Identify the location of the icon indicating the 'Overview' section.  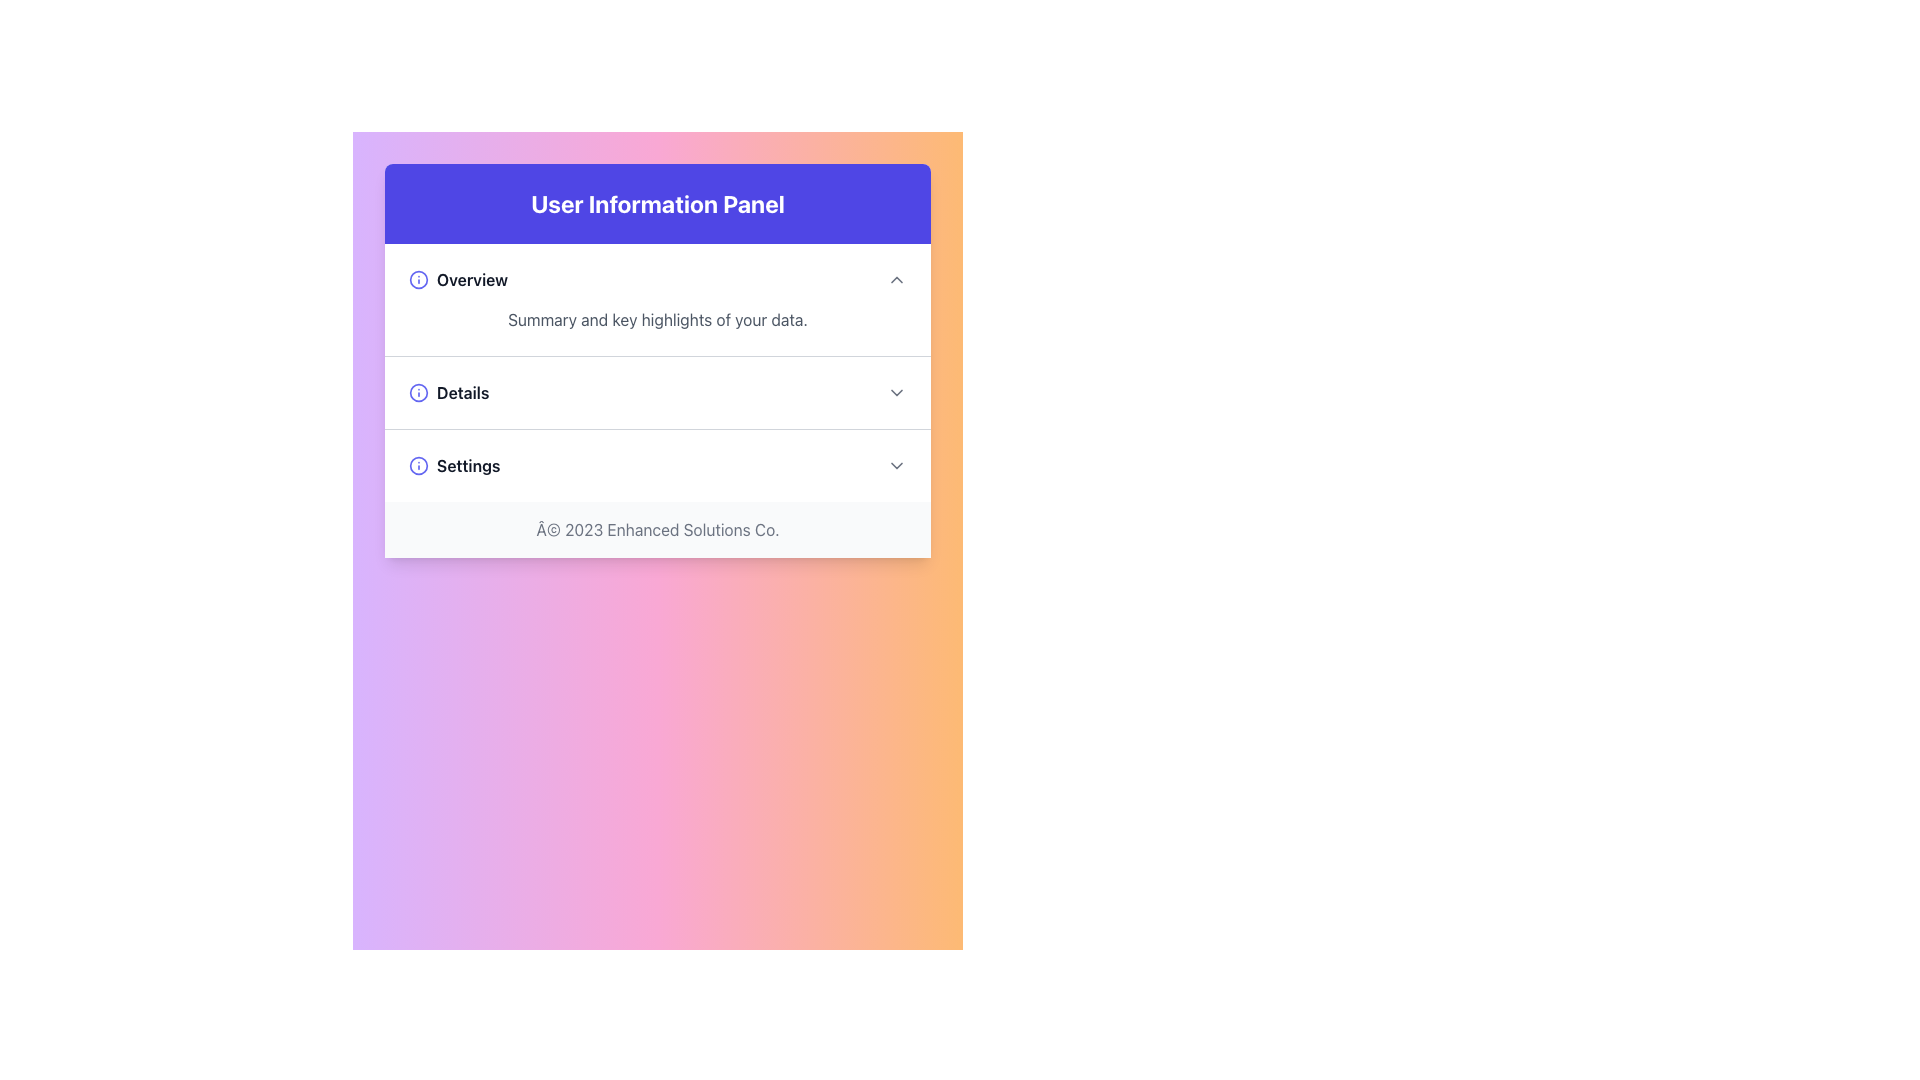
(896, 280).